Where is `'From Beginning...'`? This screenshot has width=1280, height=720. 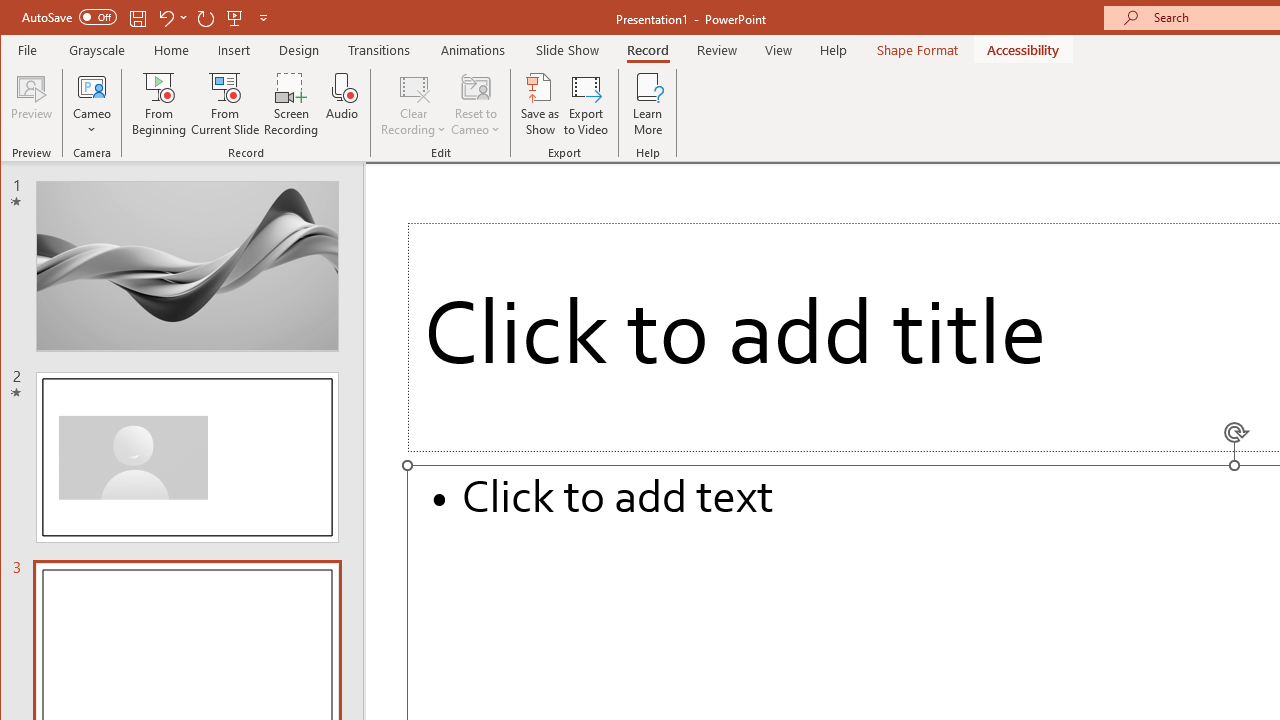 'From Beginning...' is located at coordinates (160, 104).